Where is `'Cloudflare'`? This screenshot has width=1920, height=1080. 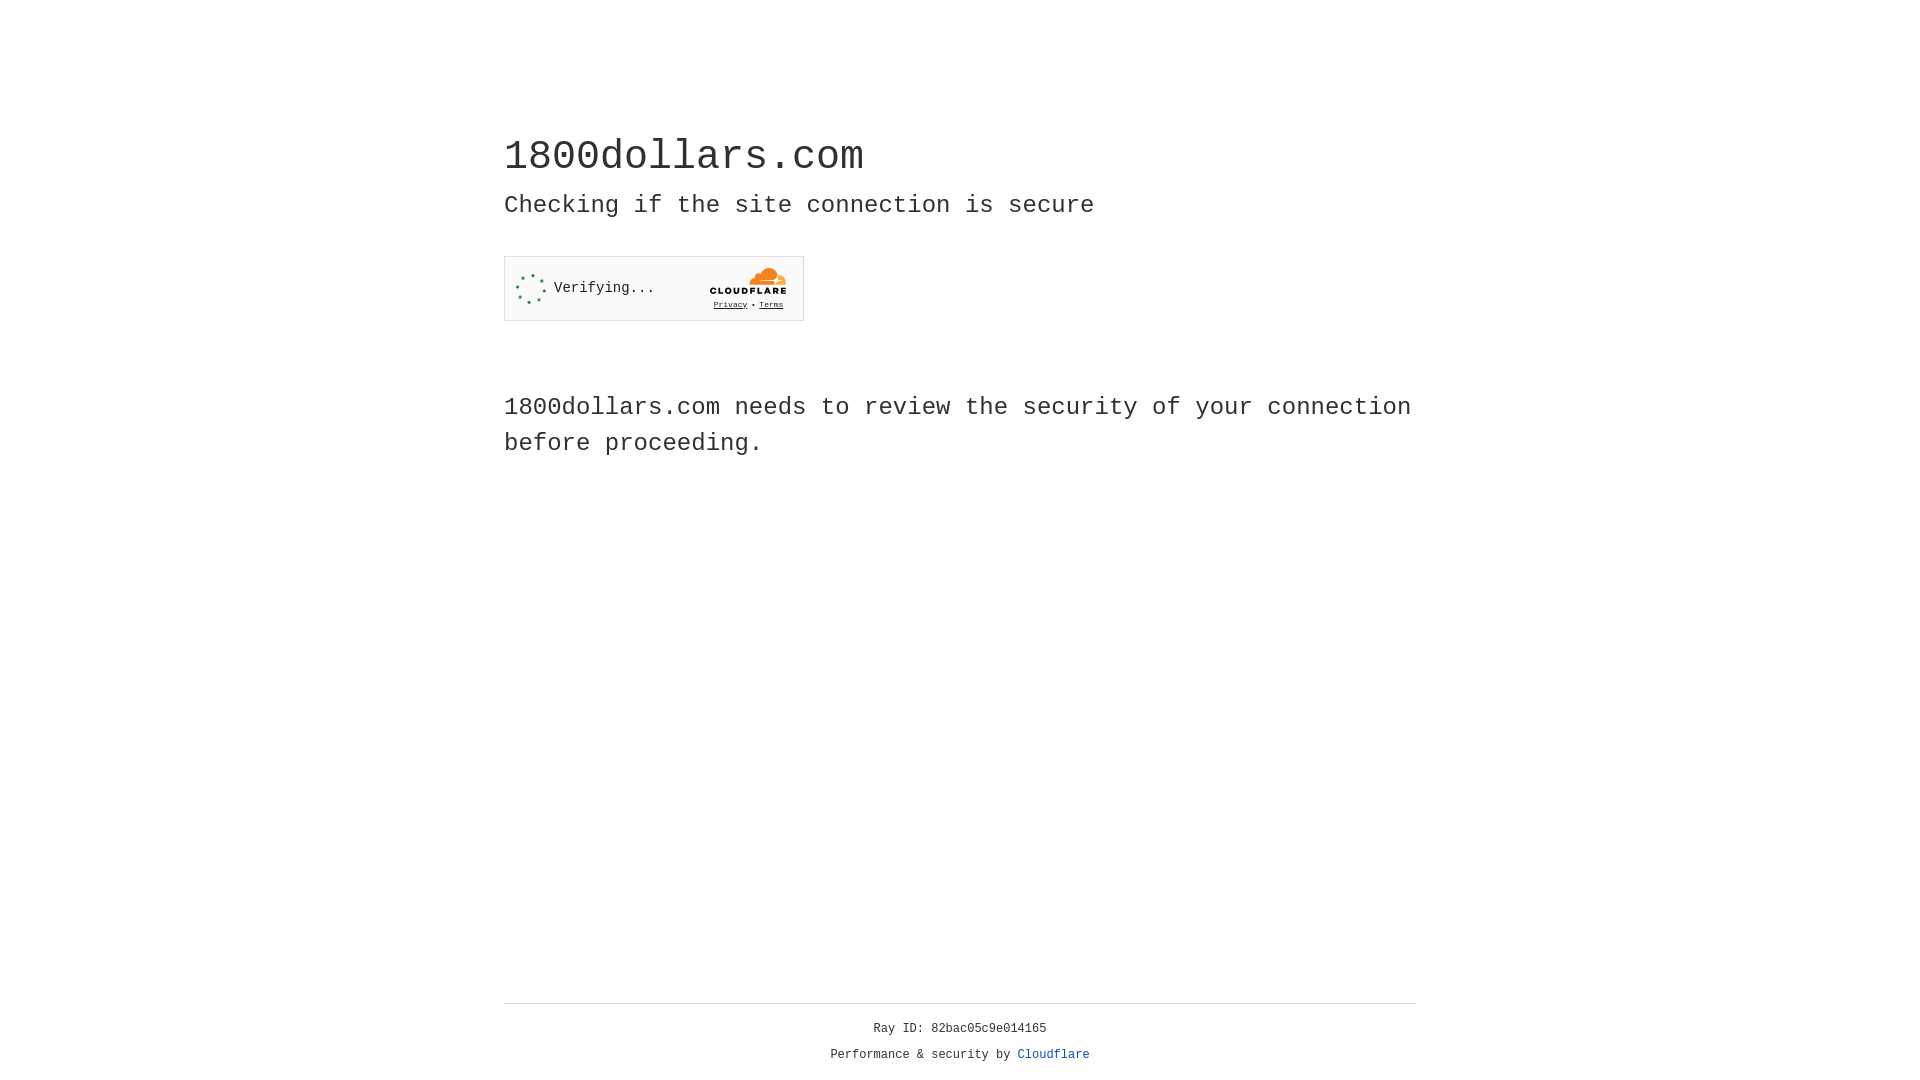
'Cloudflare' is located at coordinates (1053, 1054).